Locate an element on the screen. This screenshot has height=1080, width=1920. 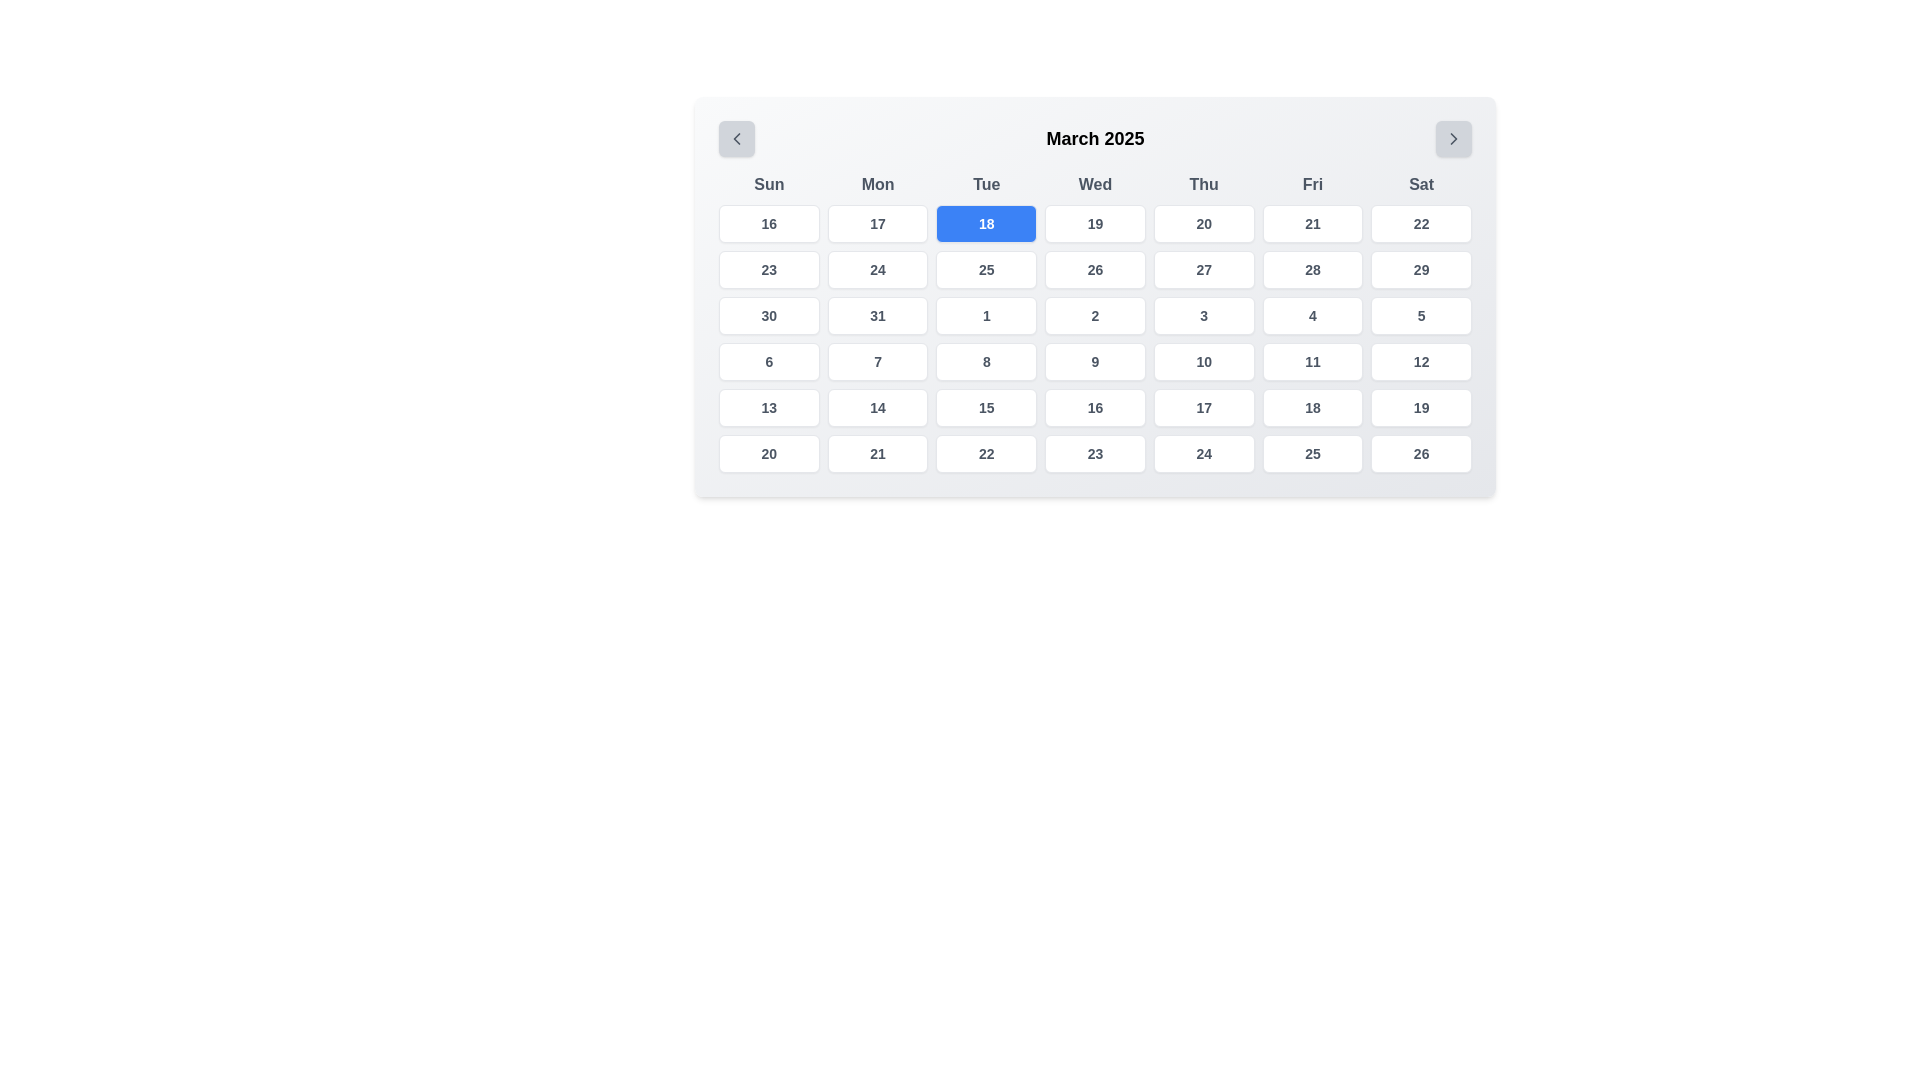
the static label indicating 'Thursday' in the calendar interface, which is positioned in the fifth position of a row of days is located at coordinates (1203, 185).